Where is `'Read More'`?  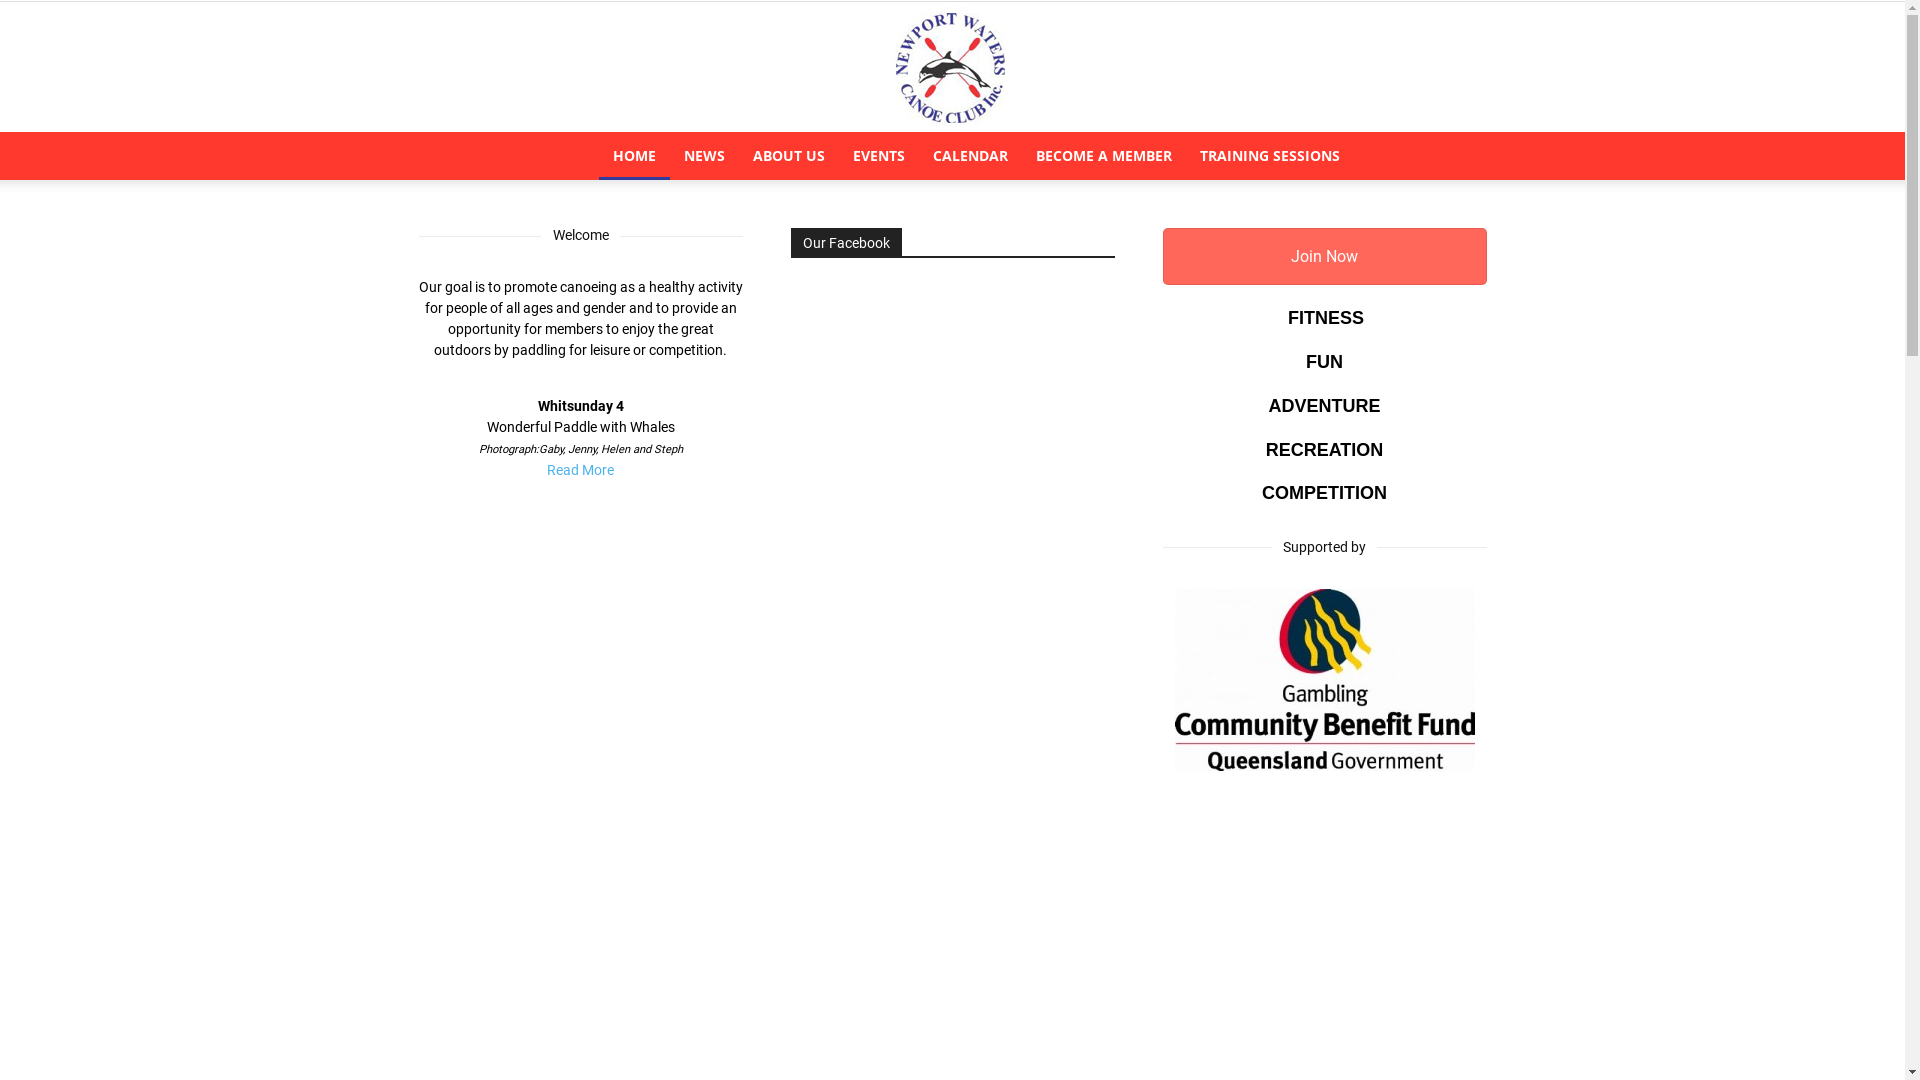
'Read More' is located at coordinates (579, 470).